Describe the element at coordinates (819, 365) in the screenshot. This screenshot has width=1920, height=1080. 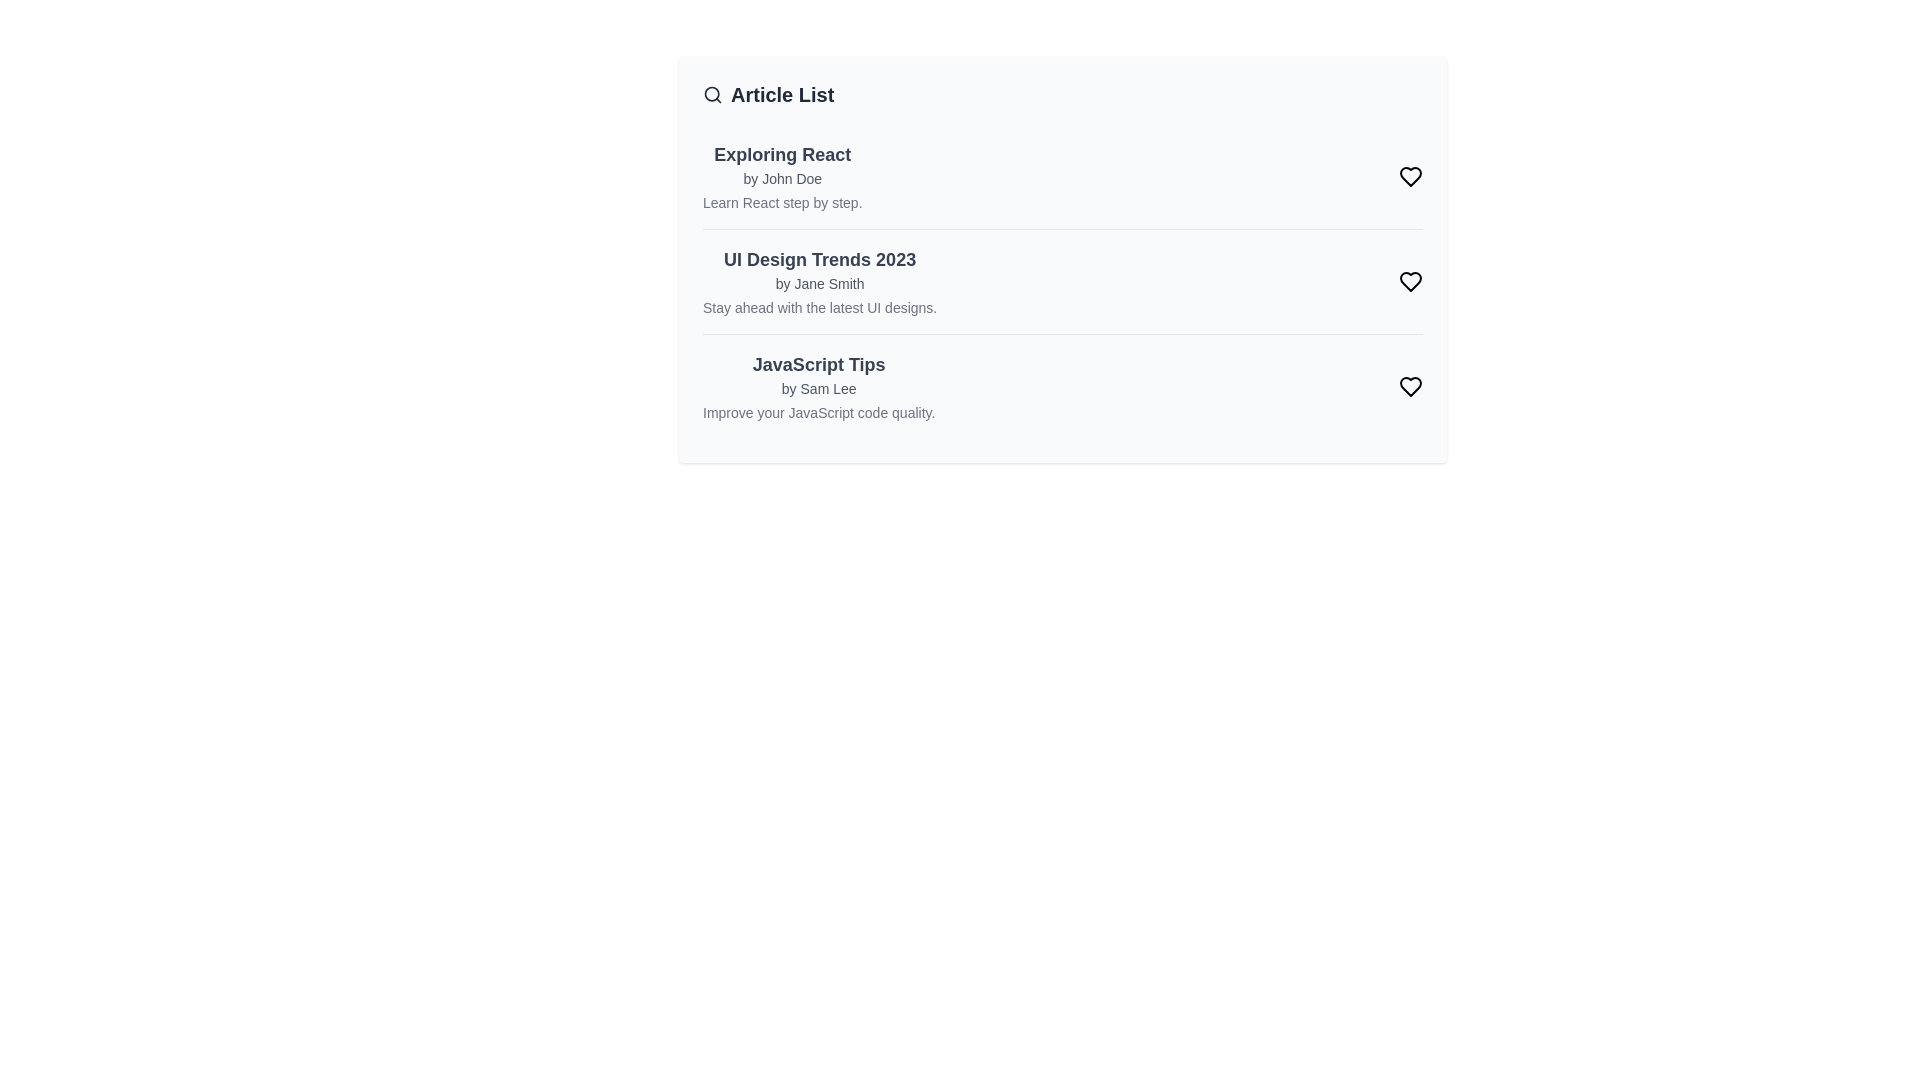
I see `the article titled JavaScript Tips to read its title and snippet` at that location.